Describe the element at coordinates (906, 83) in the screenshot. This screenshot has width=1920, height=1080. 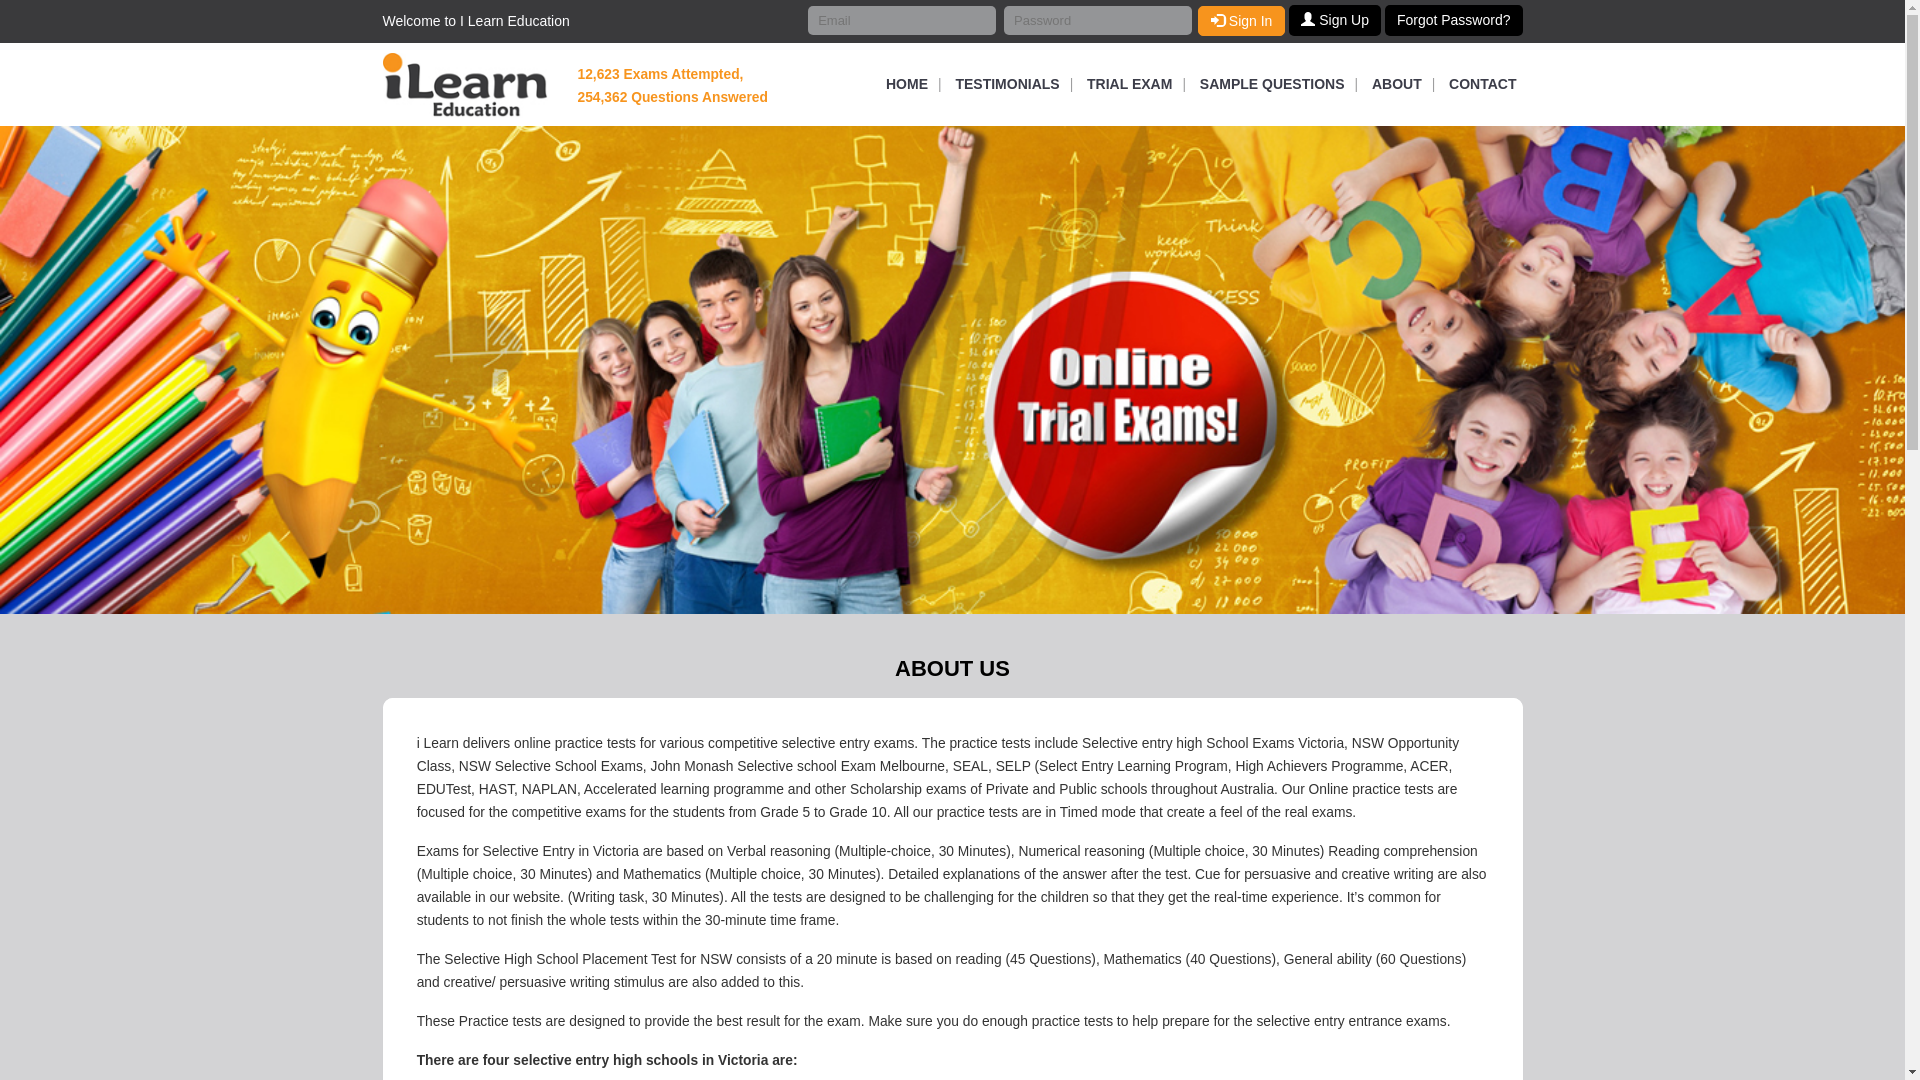
I see `'HOME'` at that location.